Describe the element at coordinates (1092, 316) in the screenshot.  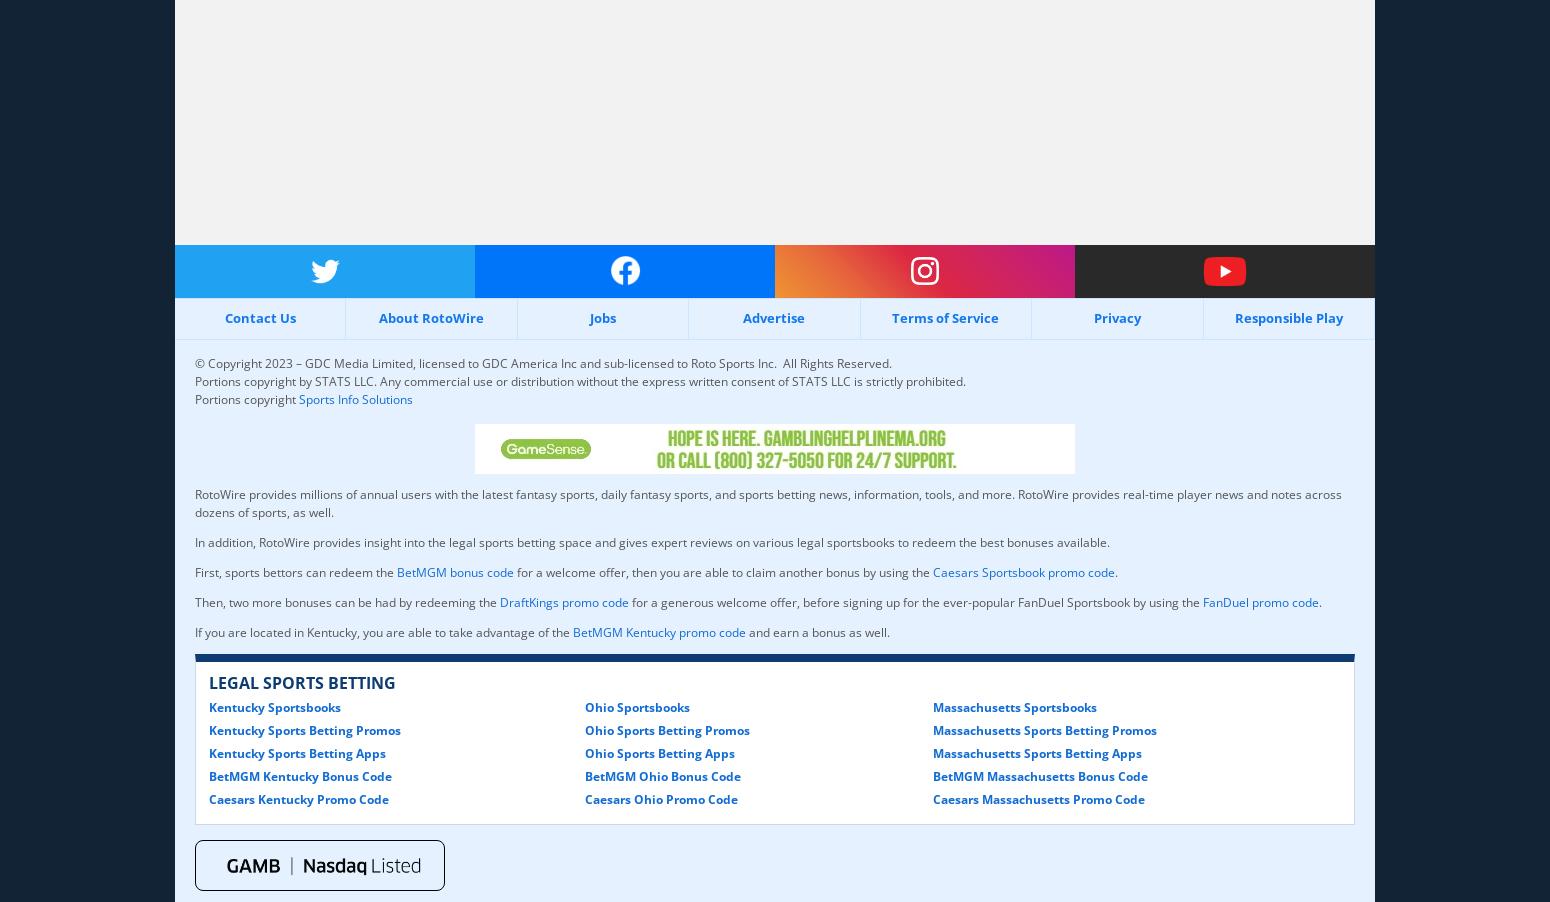
I see `'Privacy'` at that location.